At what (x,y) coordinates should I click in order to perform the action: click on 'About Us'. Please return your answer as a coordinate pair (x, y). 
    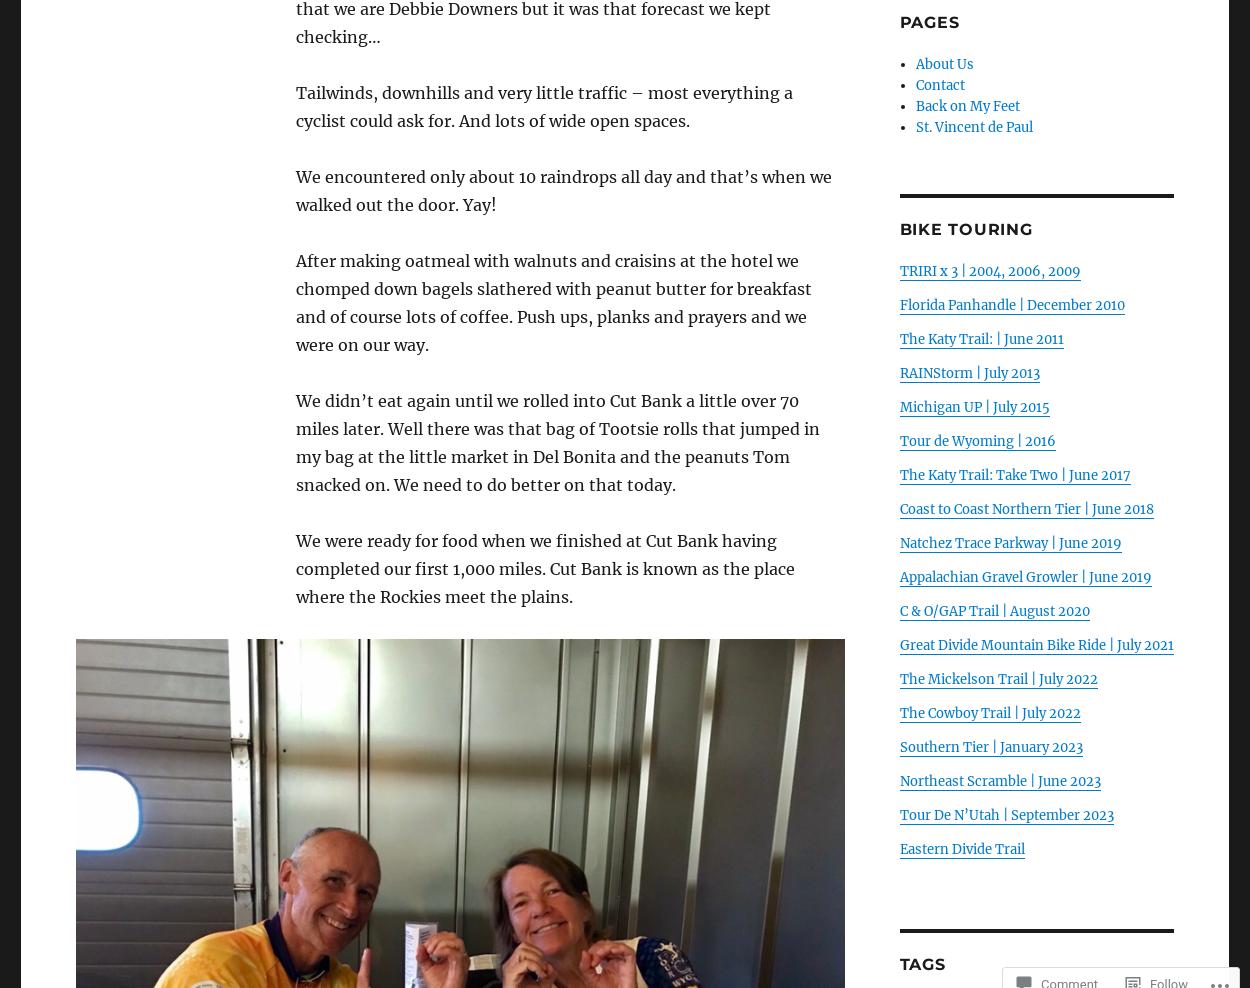
    Looking at the image, I should click on (943, 64).